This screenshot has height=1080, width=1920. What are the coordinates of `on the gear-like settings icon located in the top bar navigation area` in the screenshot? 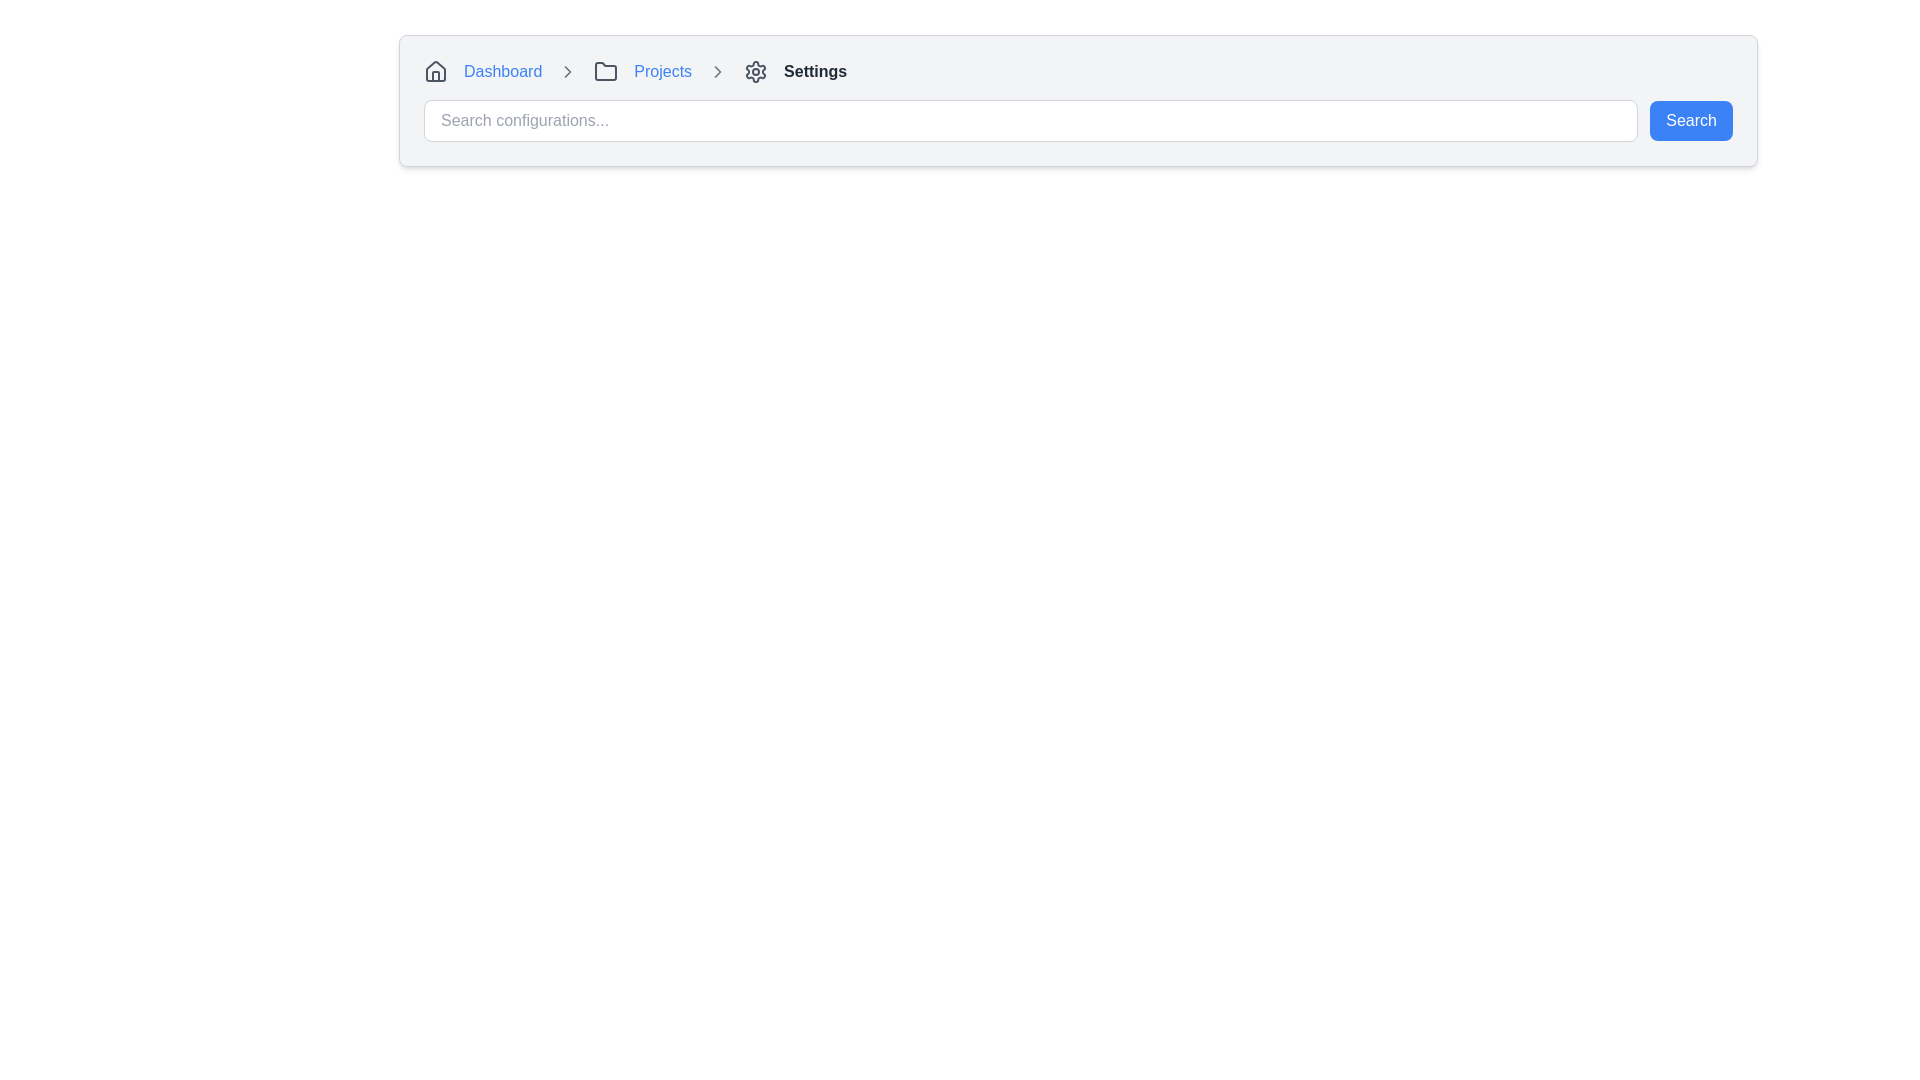 It's located at (755, 71).